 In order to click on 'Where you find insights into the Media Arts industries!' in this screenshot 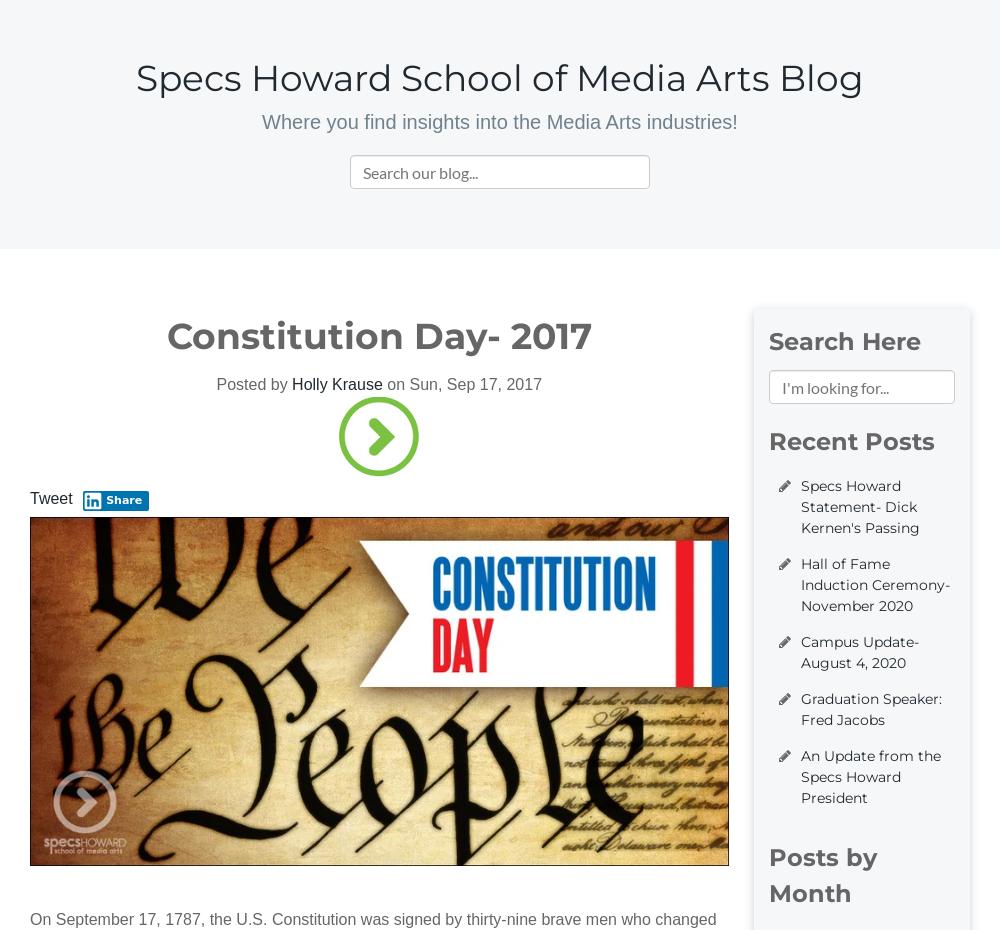, I will do `click(498, 122)`.